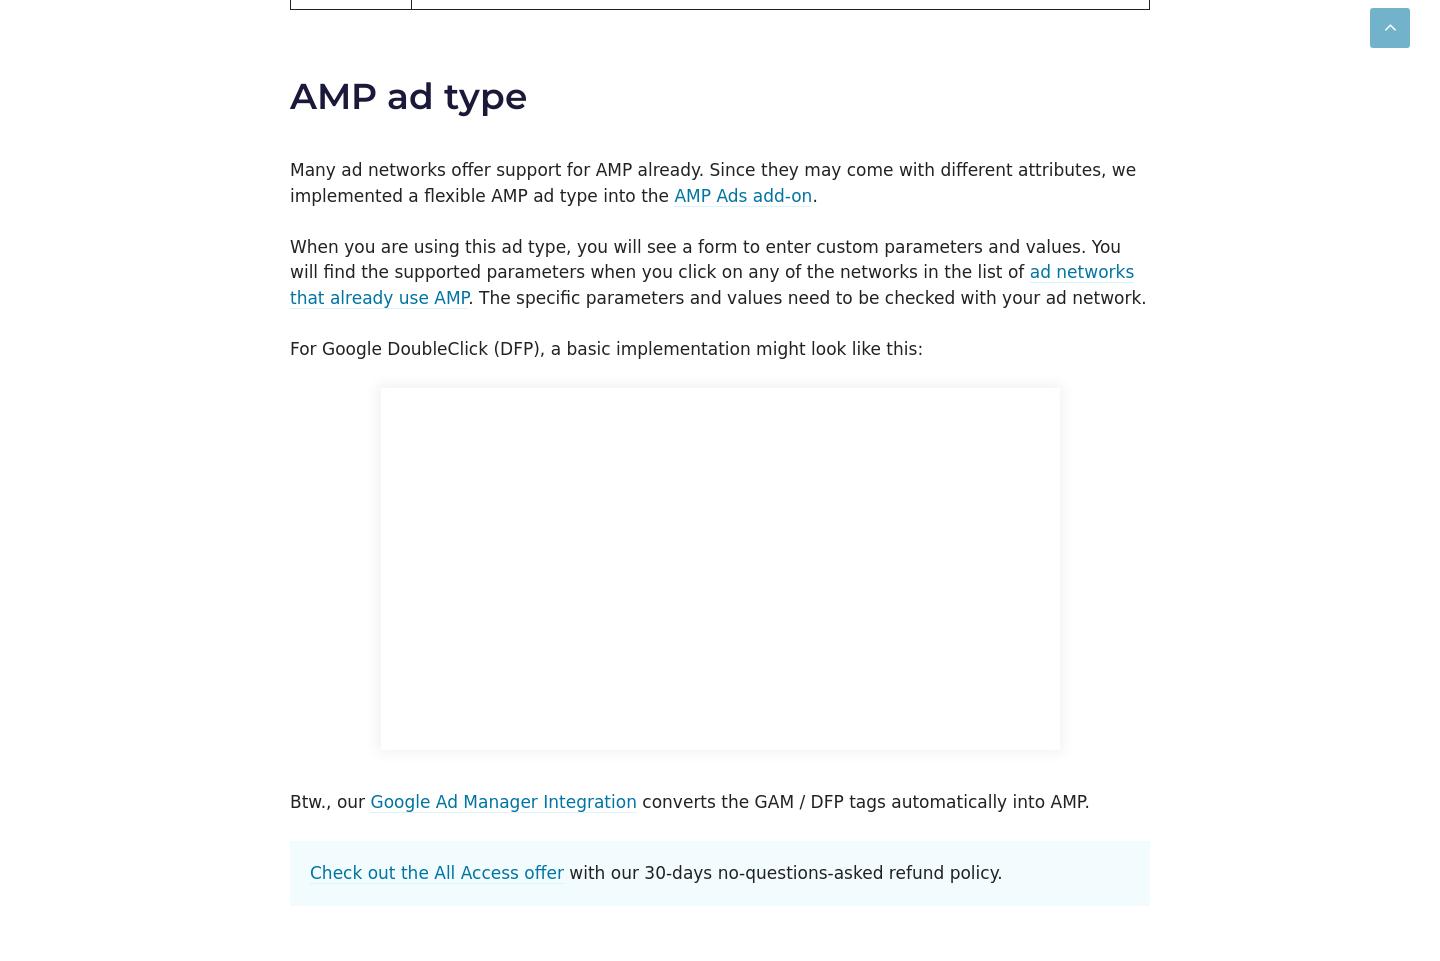 The image size is (1440, 961). Describe the element at coordinates (501, 799) in the screenshot. I see `'Google Ad Manager Integration'` at that location.